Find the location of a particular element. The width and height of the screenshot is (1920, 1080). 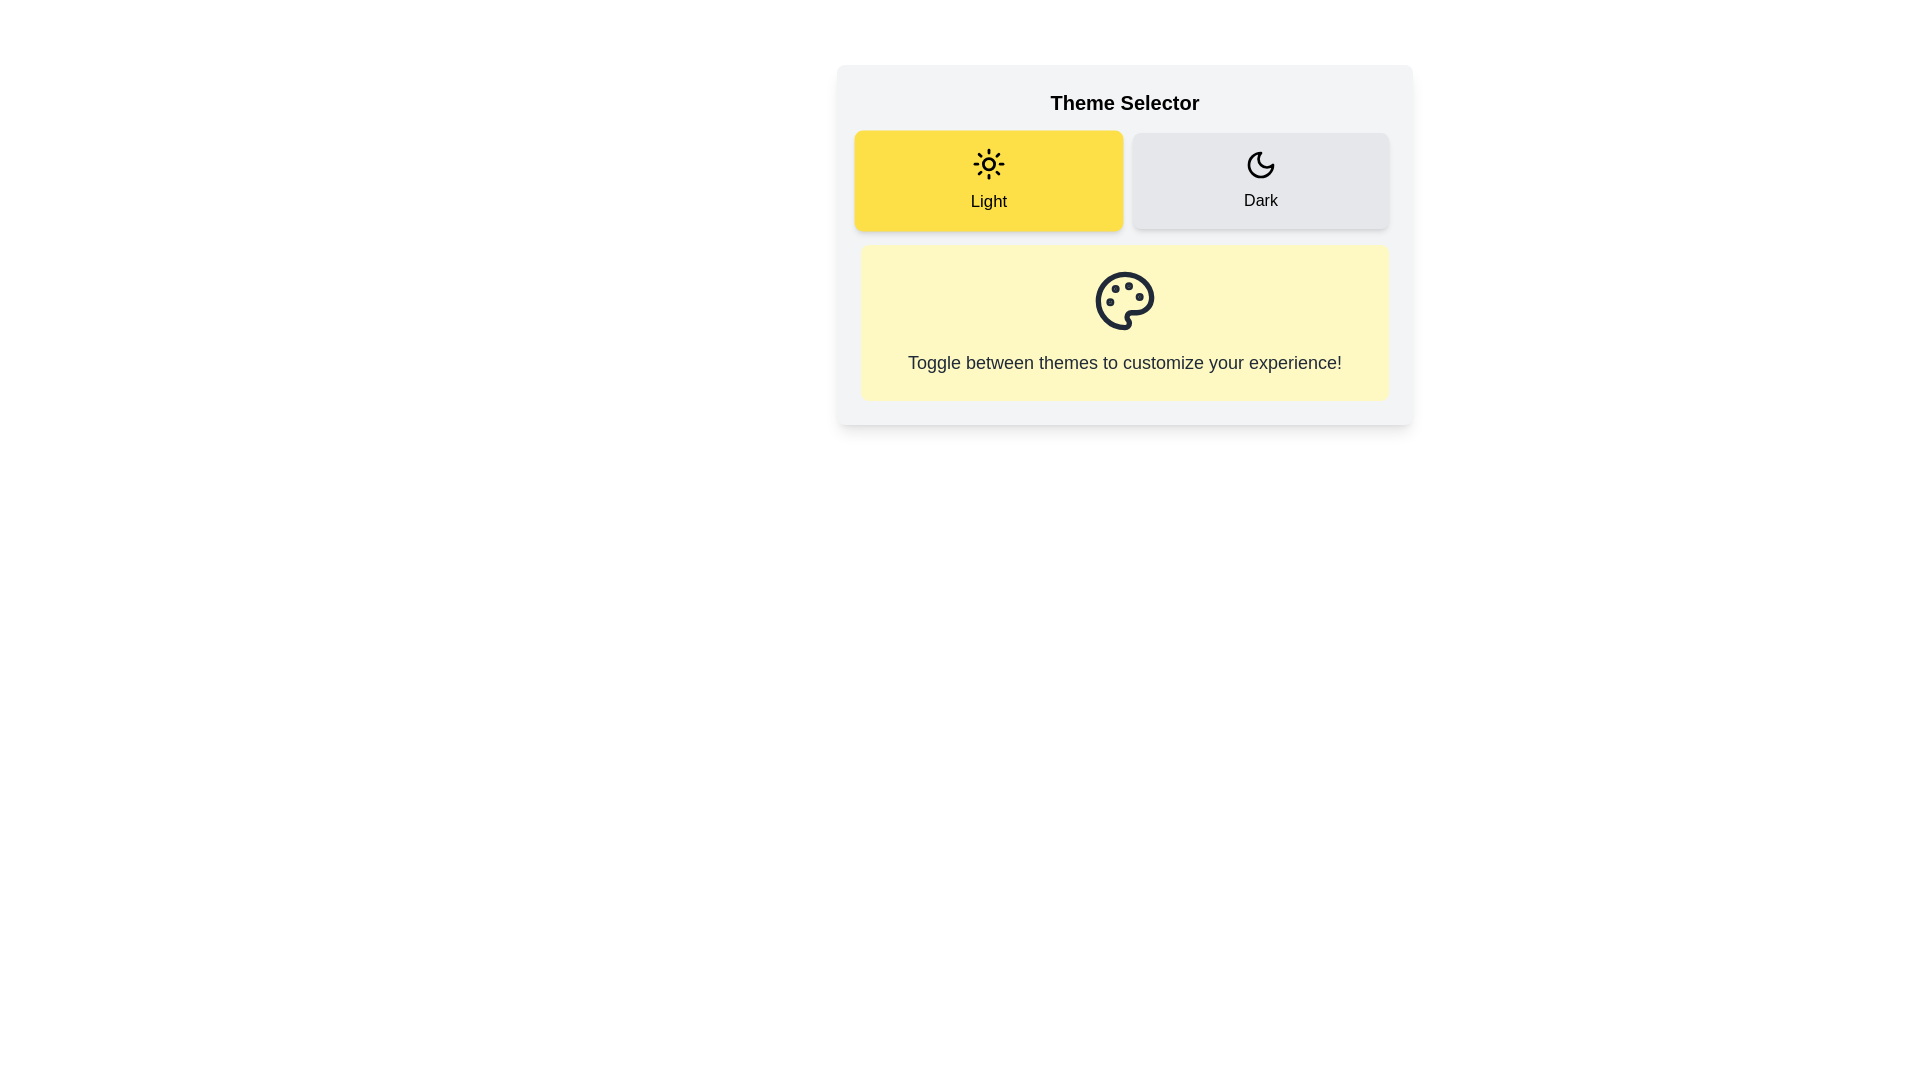

the 'Dark' theme selection label located to the right of the 'Light' card and below the moon icon in the Theme Selector interface is located at coordinates (1260, 200).